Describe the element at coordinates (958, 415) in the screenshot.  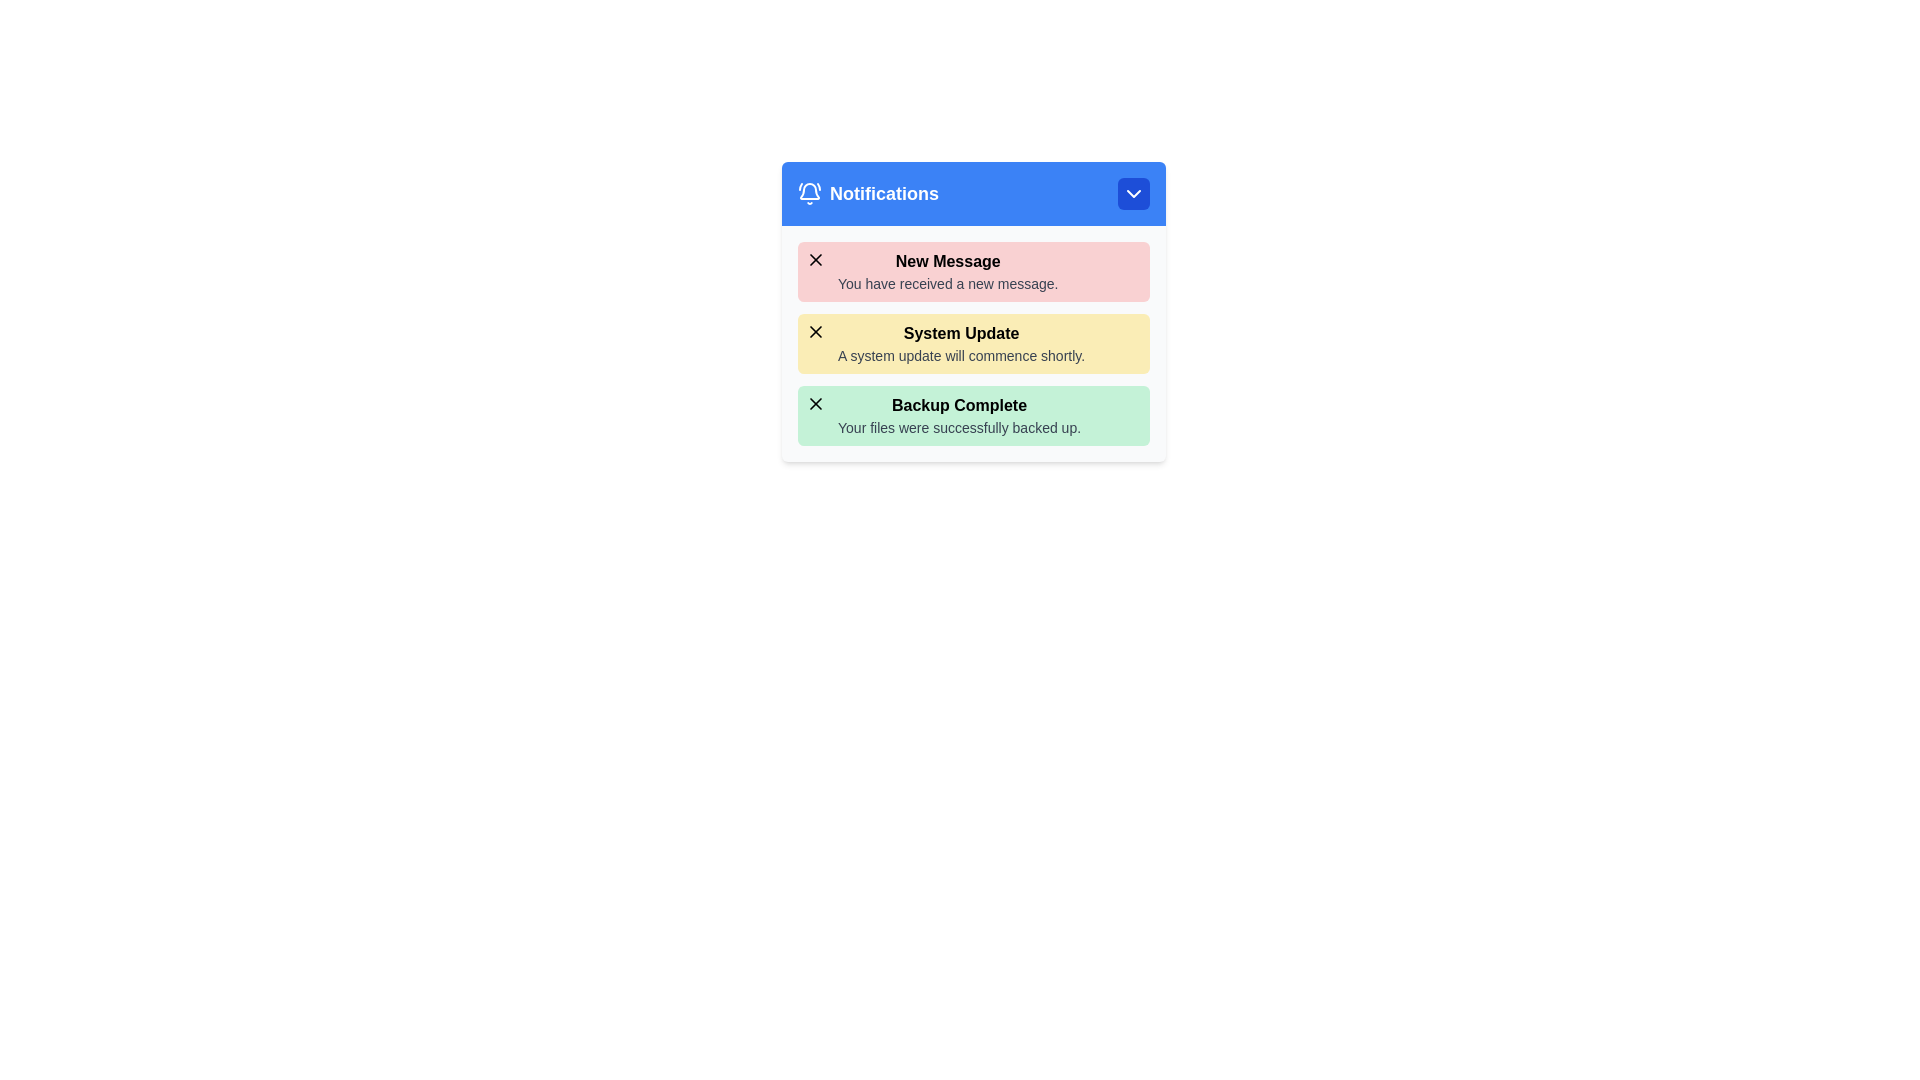
I see `the informational text block that displays 'Backup Complete' and 'Your files were successfully backed up' within the third notification card in the notifications list` at that location.